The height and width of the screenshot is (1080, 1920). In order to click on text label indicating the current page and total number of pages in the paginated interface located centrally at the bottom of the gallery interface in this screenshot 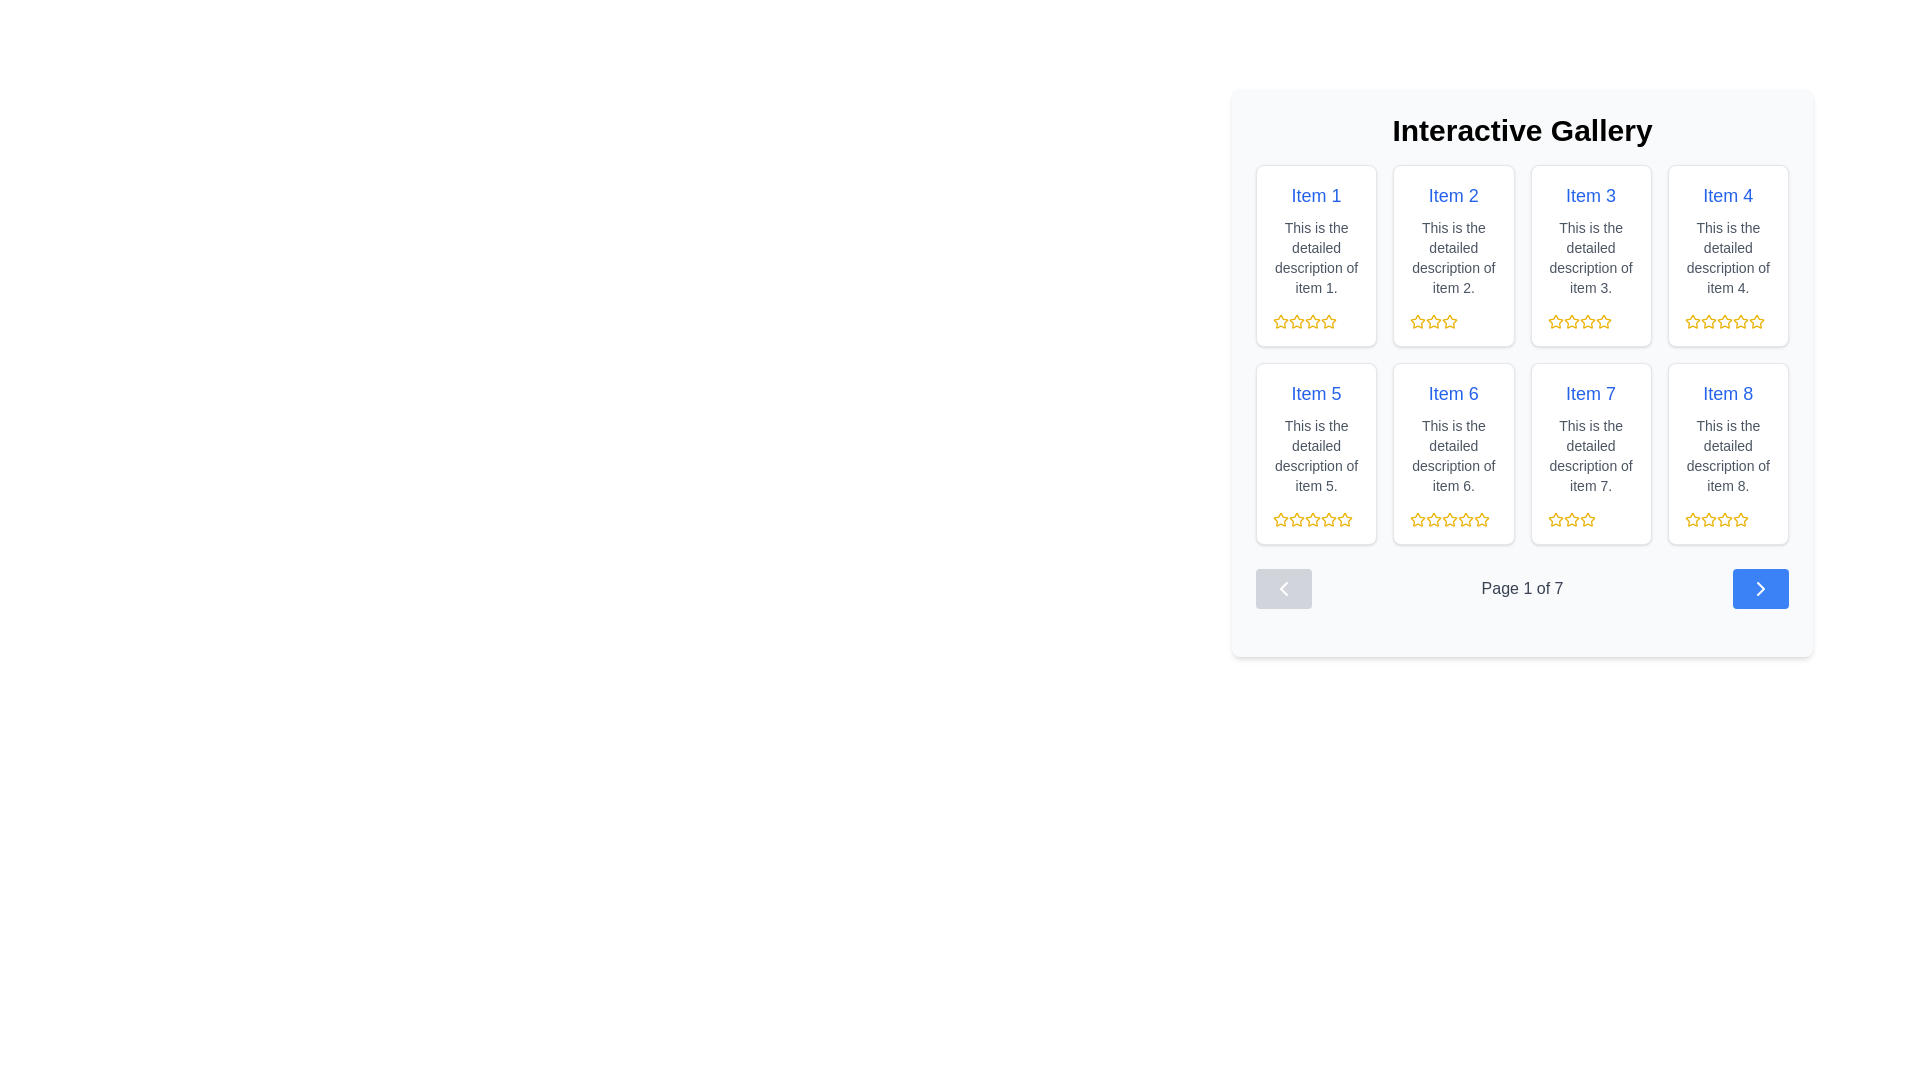, I will do `click(1521, 588)`.